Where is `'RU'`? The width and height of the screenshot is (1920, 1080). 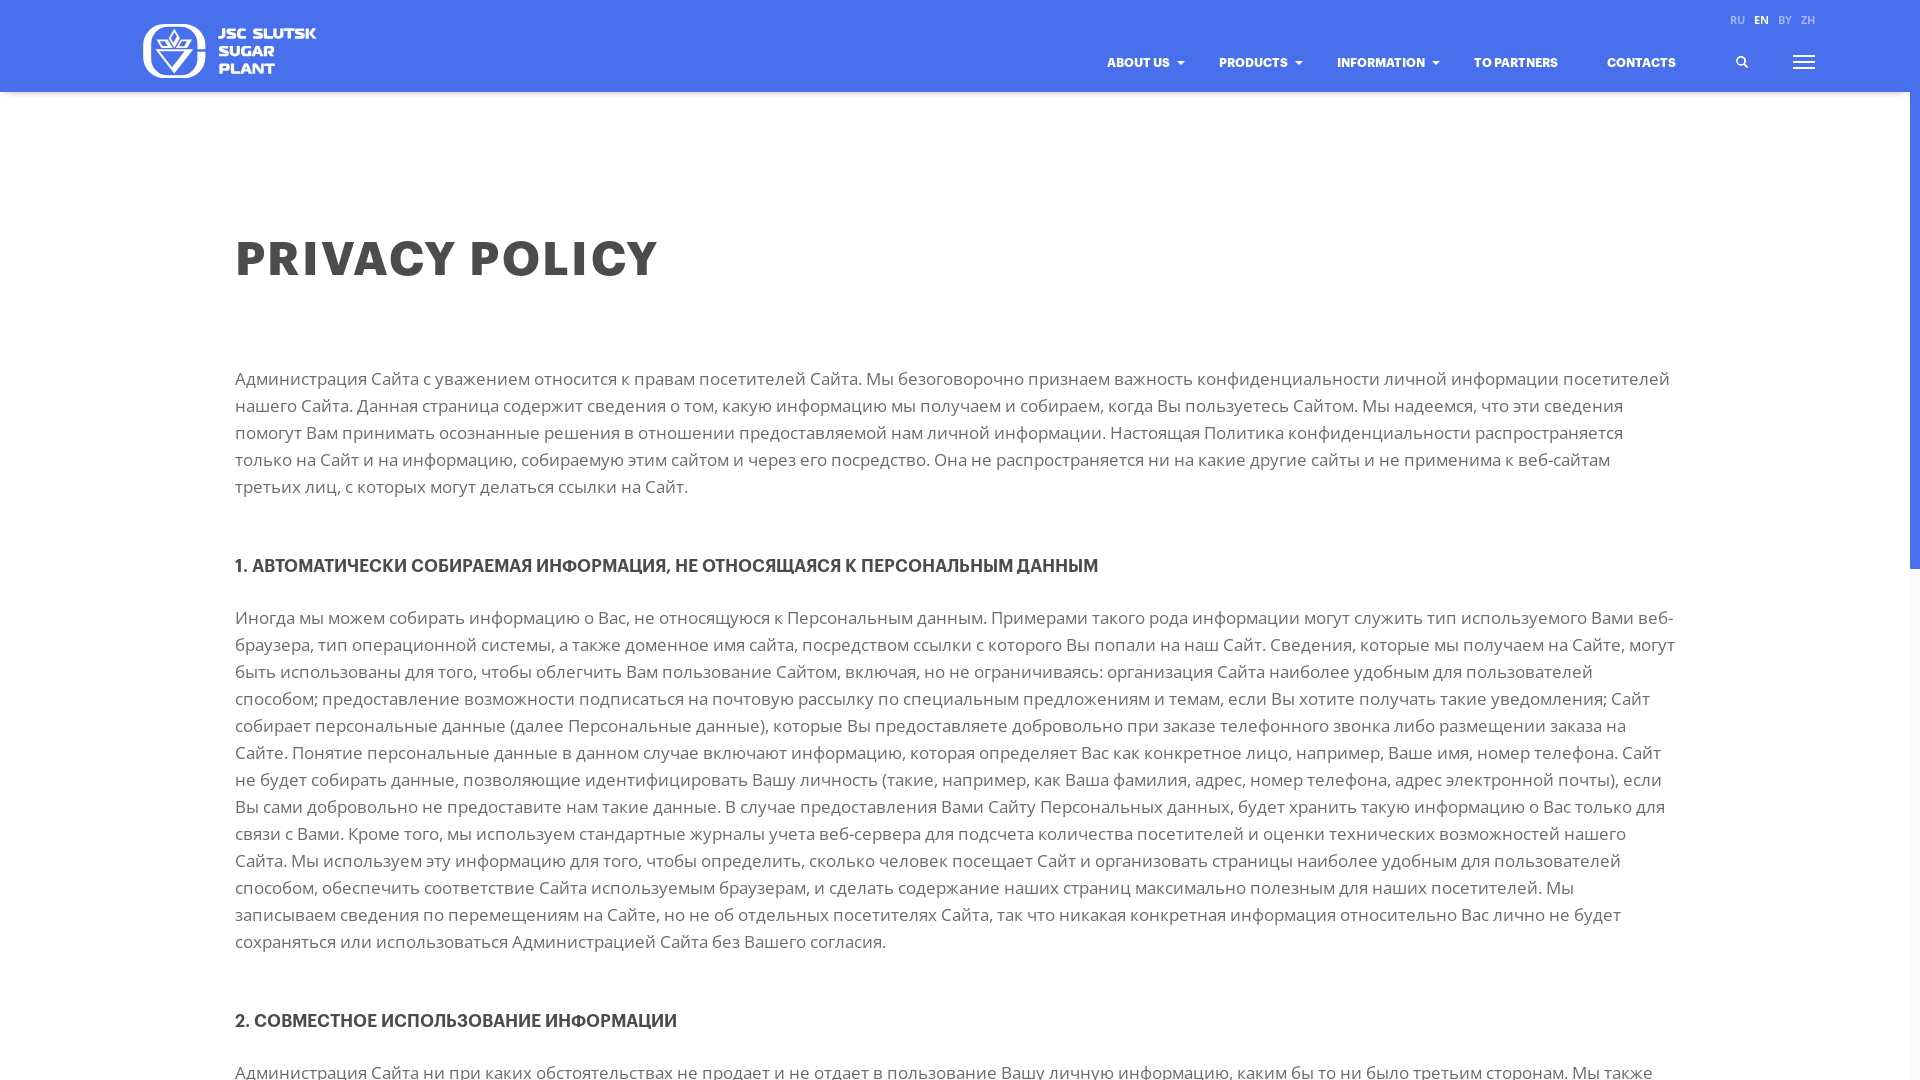
'RU' is located at coordinates (1728, 19).